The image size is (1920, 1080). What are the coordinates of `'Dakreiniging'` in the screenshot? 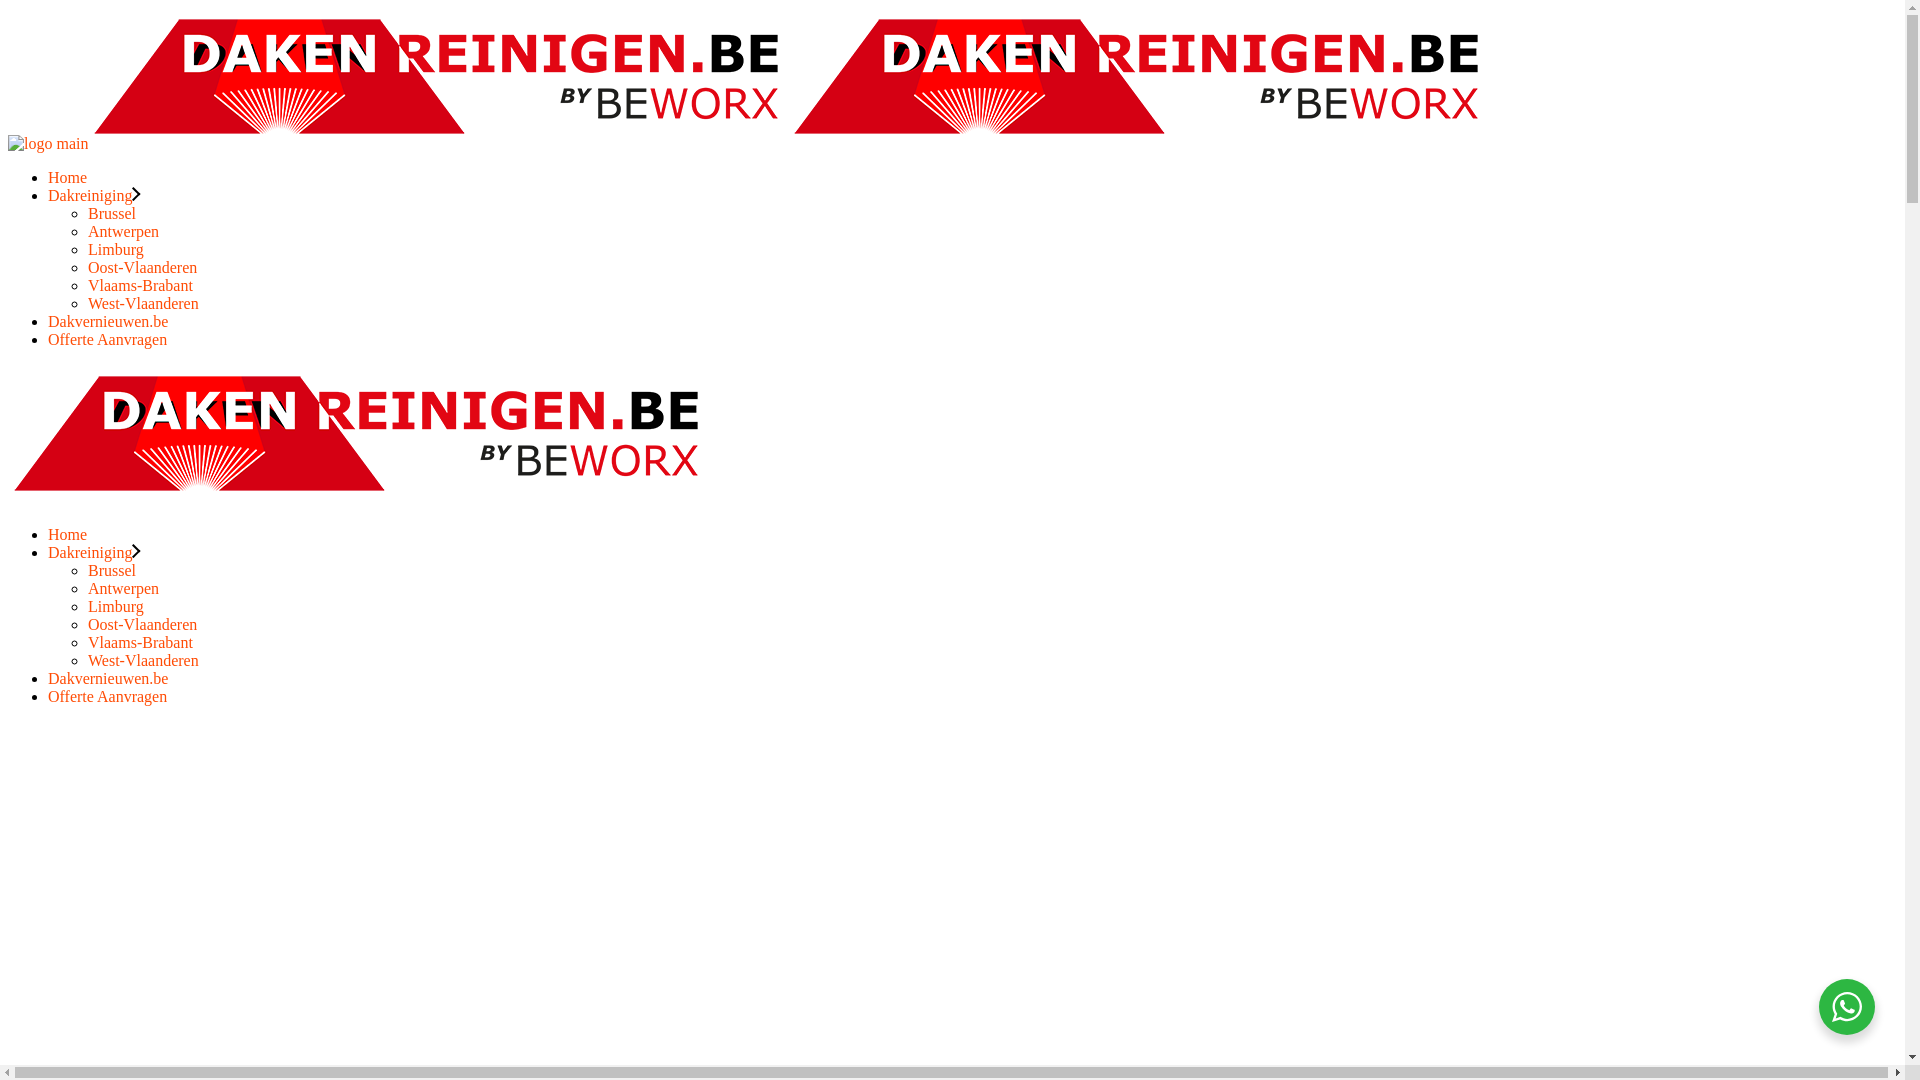 It's located at (89, 552).